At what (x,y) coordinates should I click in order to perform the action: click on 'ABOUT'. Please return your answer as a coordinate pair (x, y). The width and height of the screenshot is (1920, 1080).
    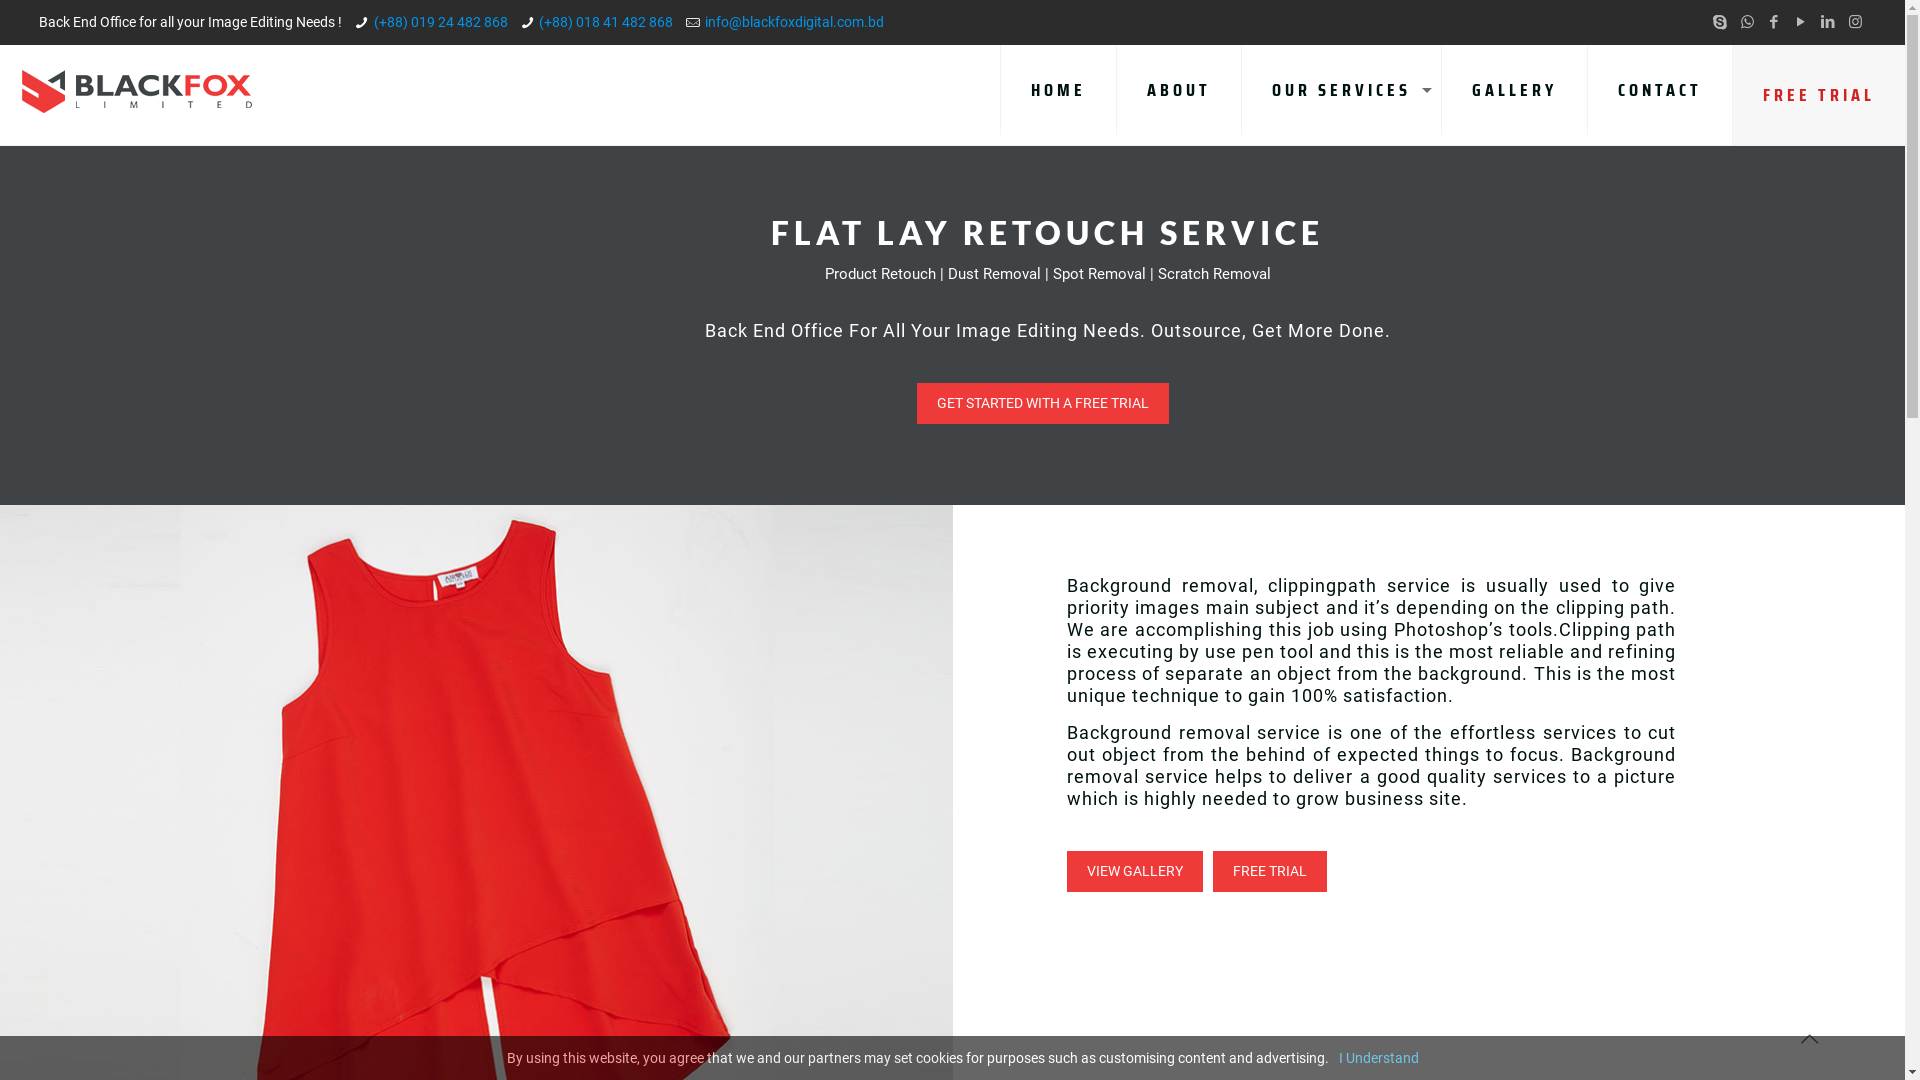
    Looking at the image, I should click on (1179, 88).